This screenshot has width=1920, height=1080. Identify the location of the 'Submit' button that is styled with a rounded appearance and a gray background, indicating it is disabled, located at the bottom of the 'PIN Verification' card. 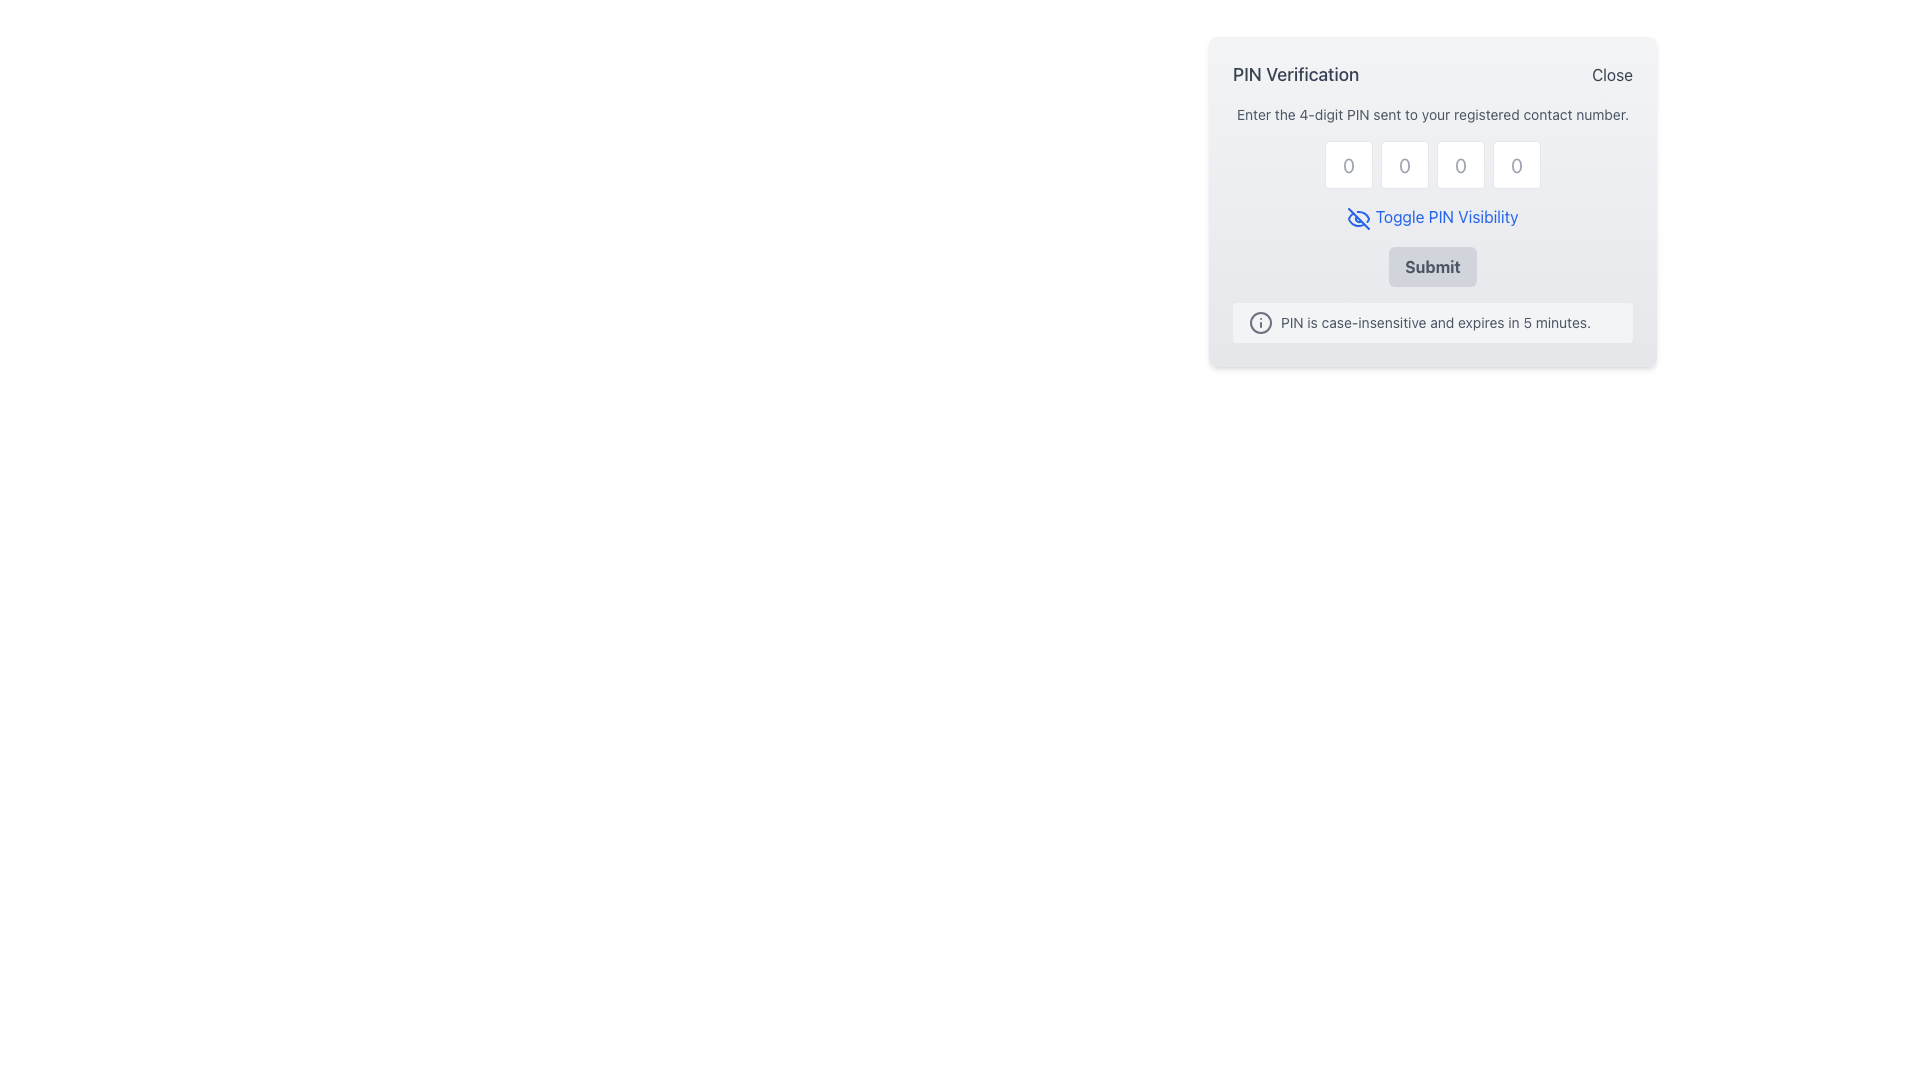
(1432, 265).